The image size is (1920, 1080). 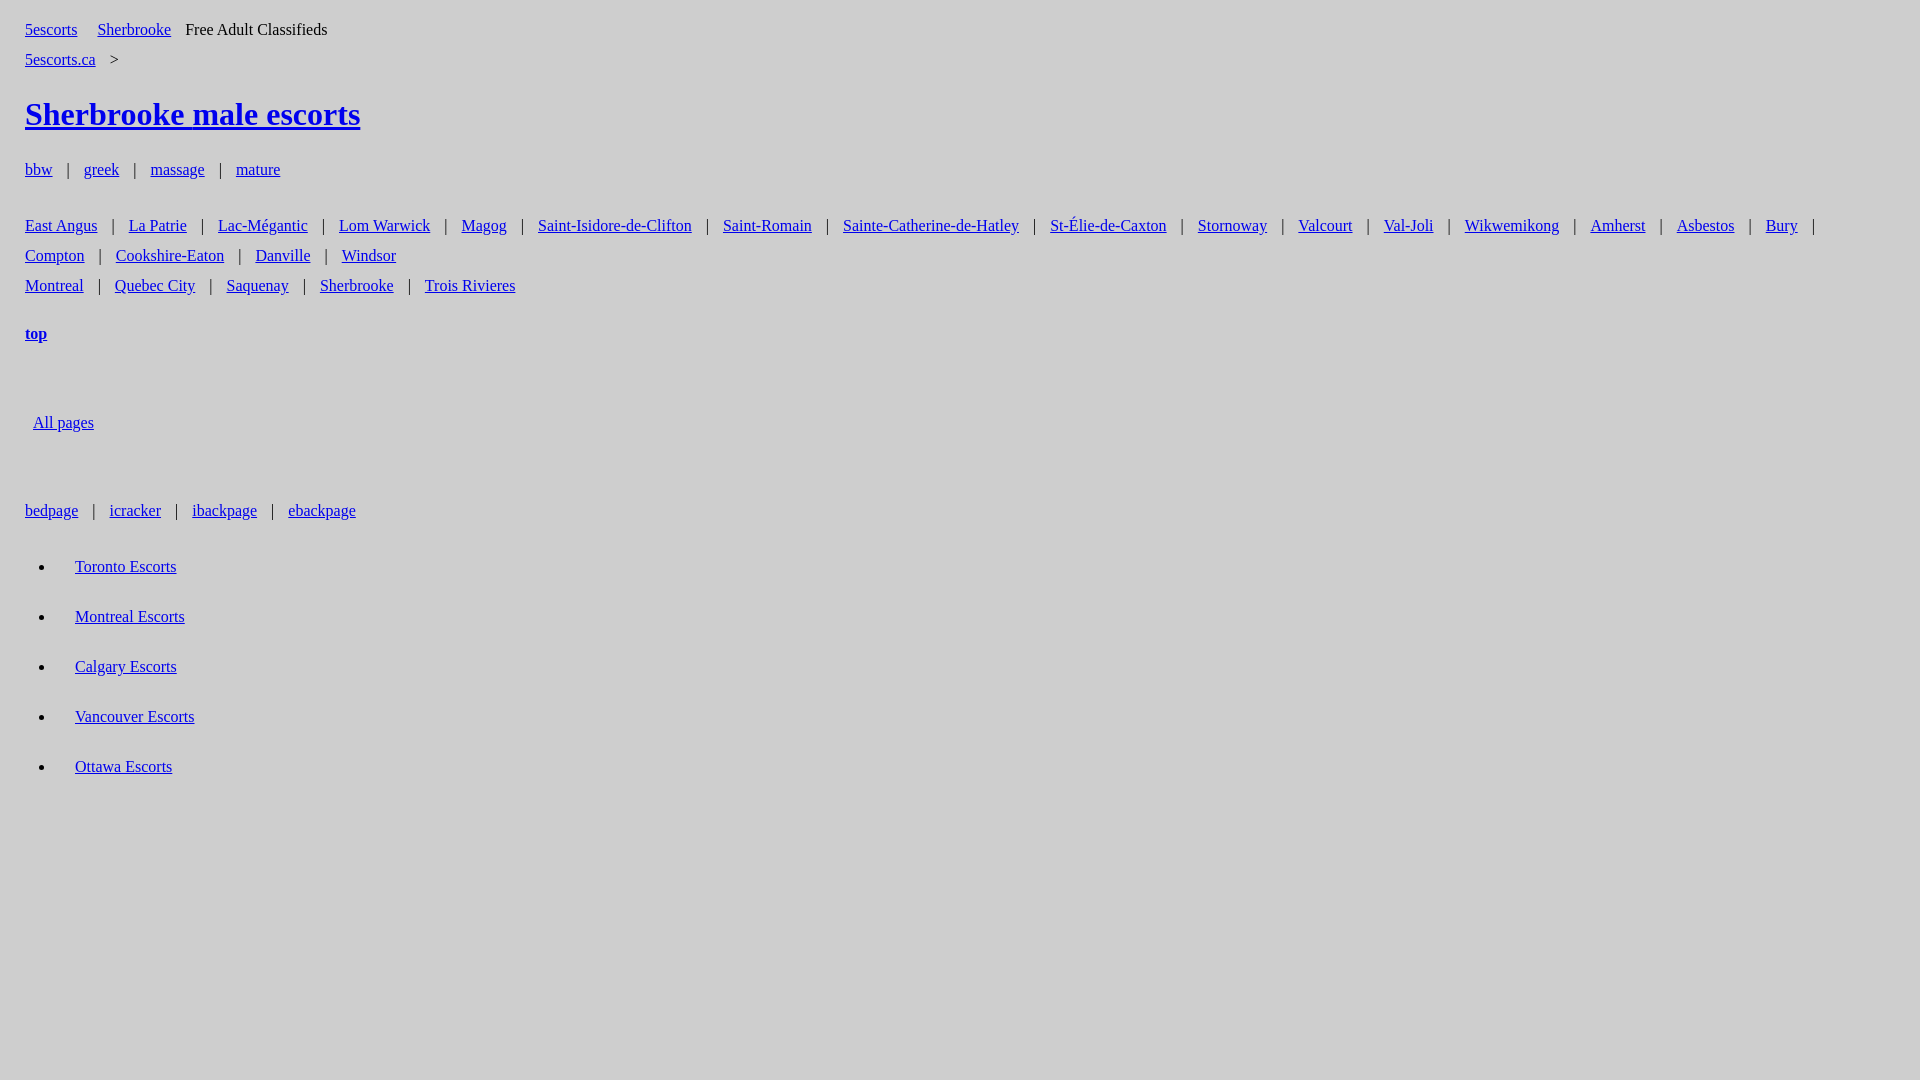 What do you see at coordinates (133, 29) in the screenshot?
I see `'Sherbrooke'` at bounding box center [133, 29].